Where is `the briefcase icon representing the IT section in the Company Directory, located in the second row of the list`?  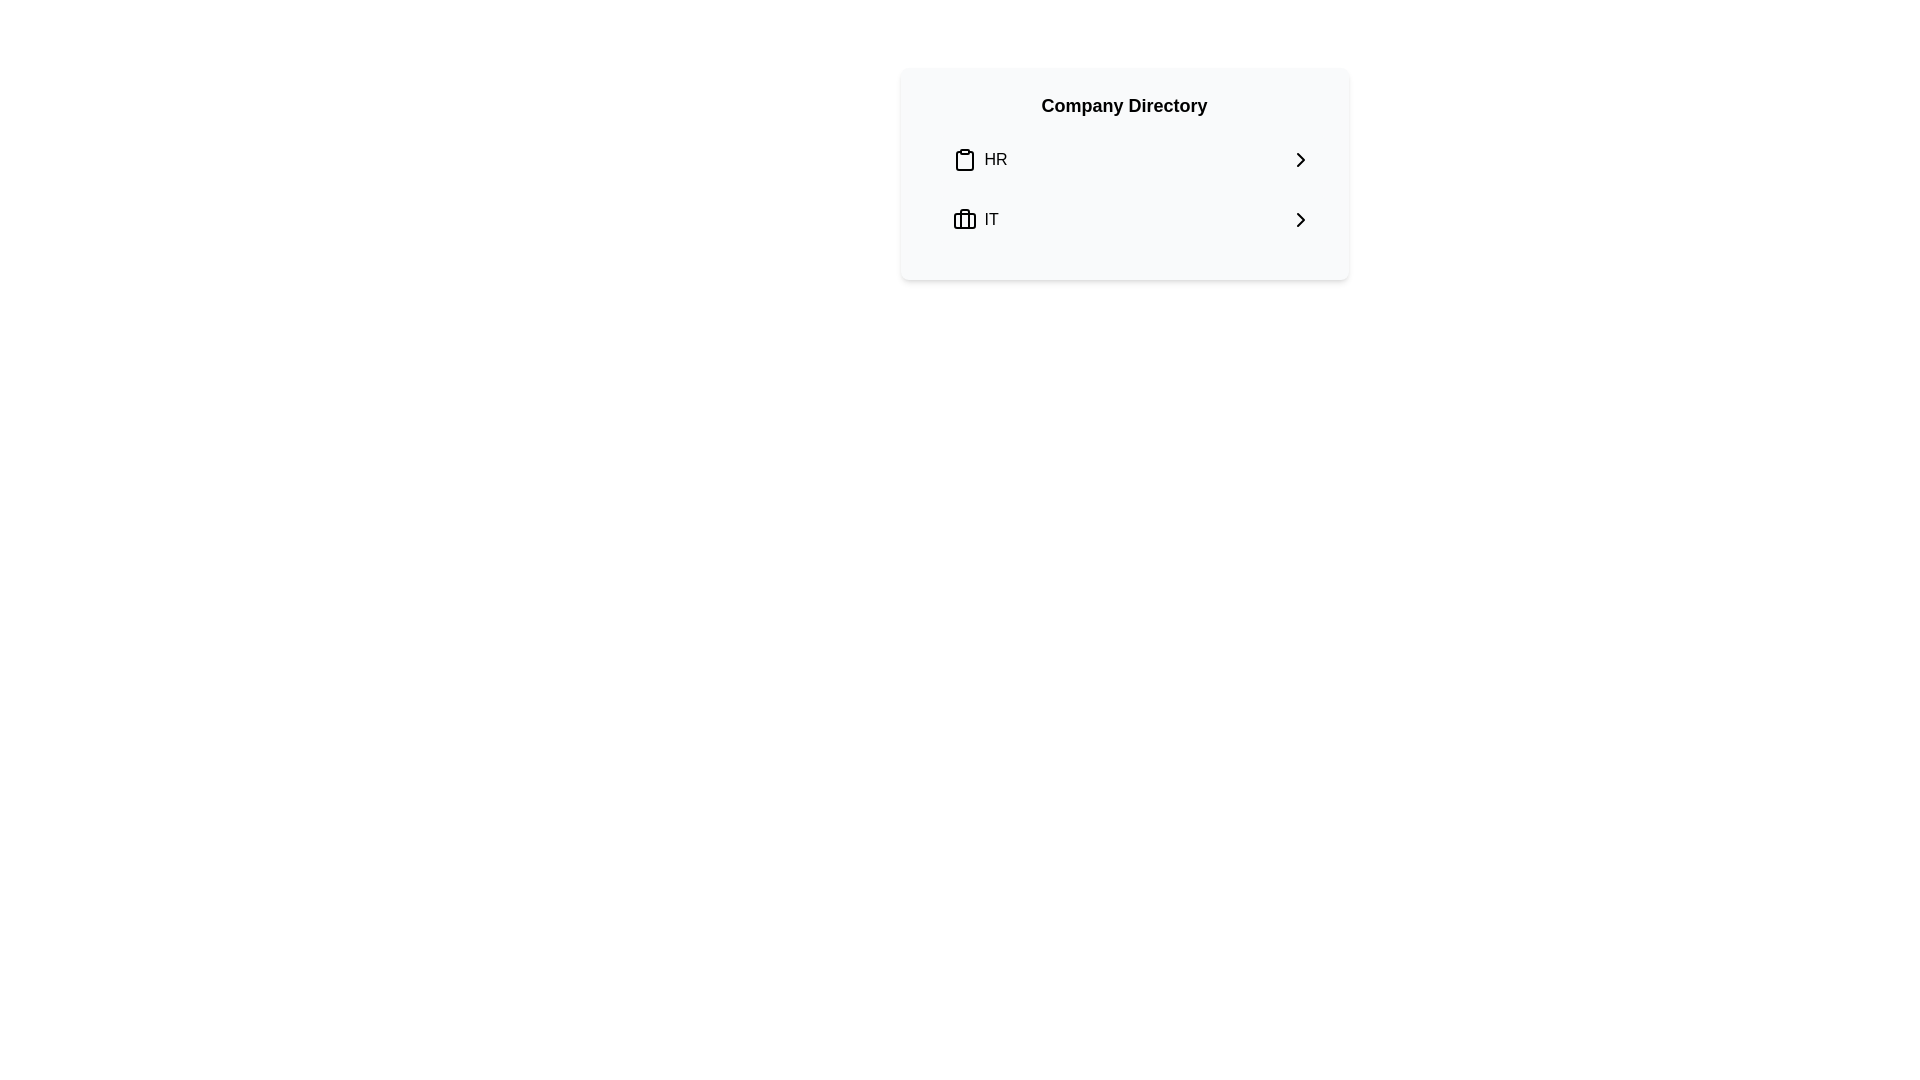
the briefcase icon representing the IT section in the Company Directory, located in the second row of the list is located at coordinates (964, 219).